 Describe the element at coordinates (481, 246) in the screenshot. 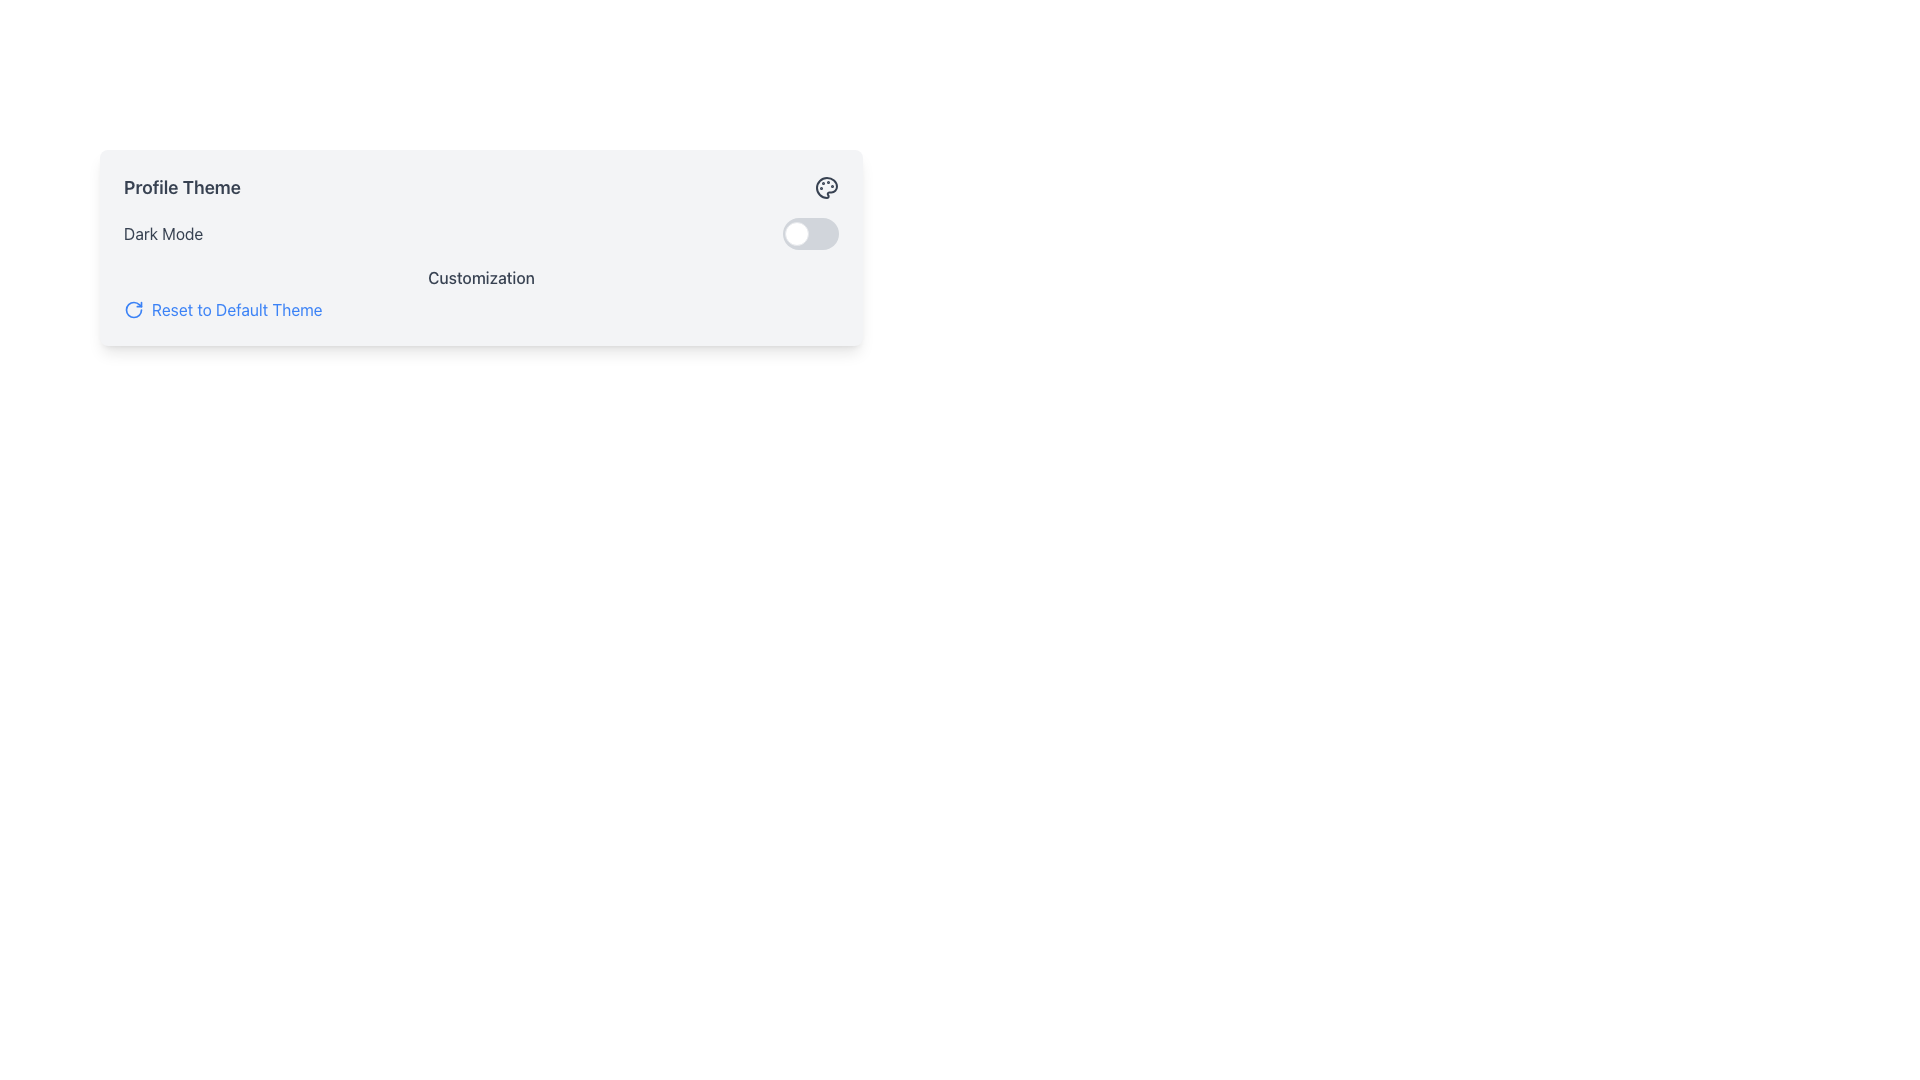

I see `the configuration panel for profile theming` at that location.